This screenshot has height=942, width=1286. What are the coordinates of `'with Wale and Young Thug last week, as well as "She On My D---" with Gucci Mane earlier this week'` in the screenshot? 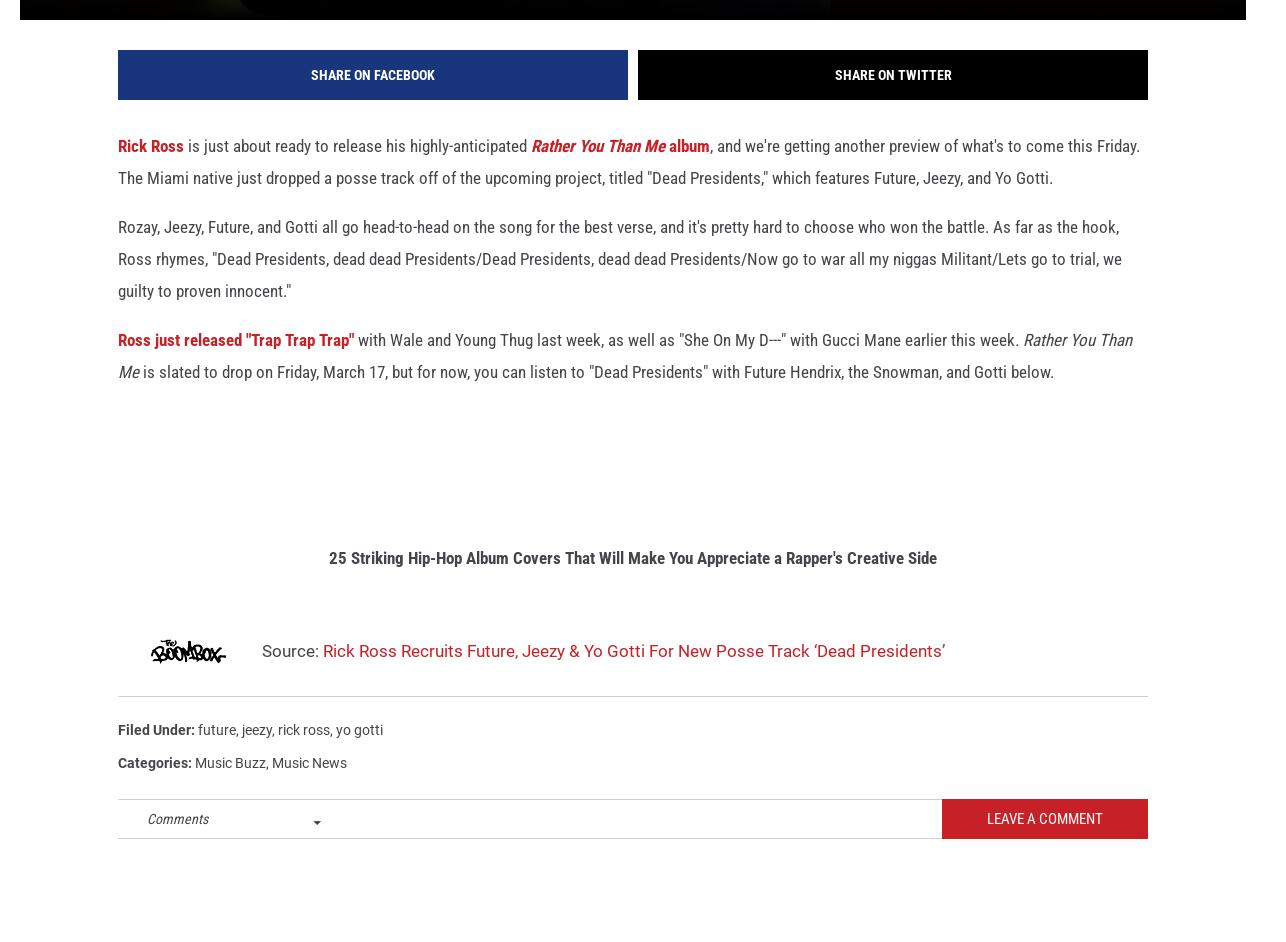 It's located at (684, 366).